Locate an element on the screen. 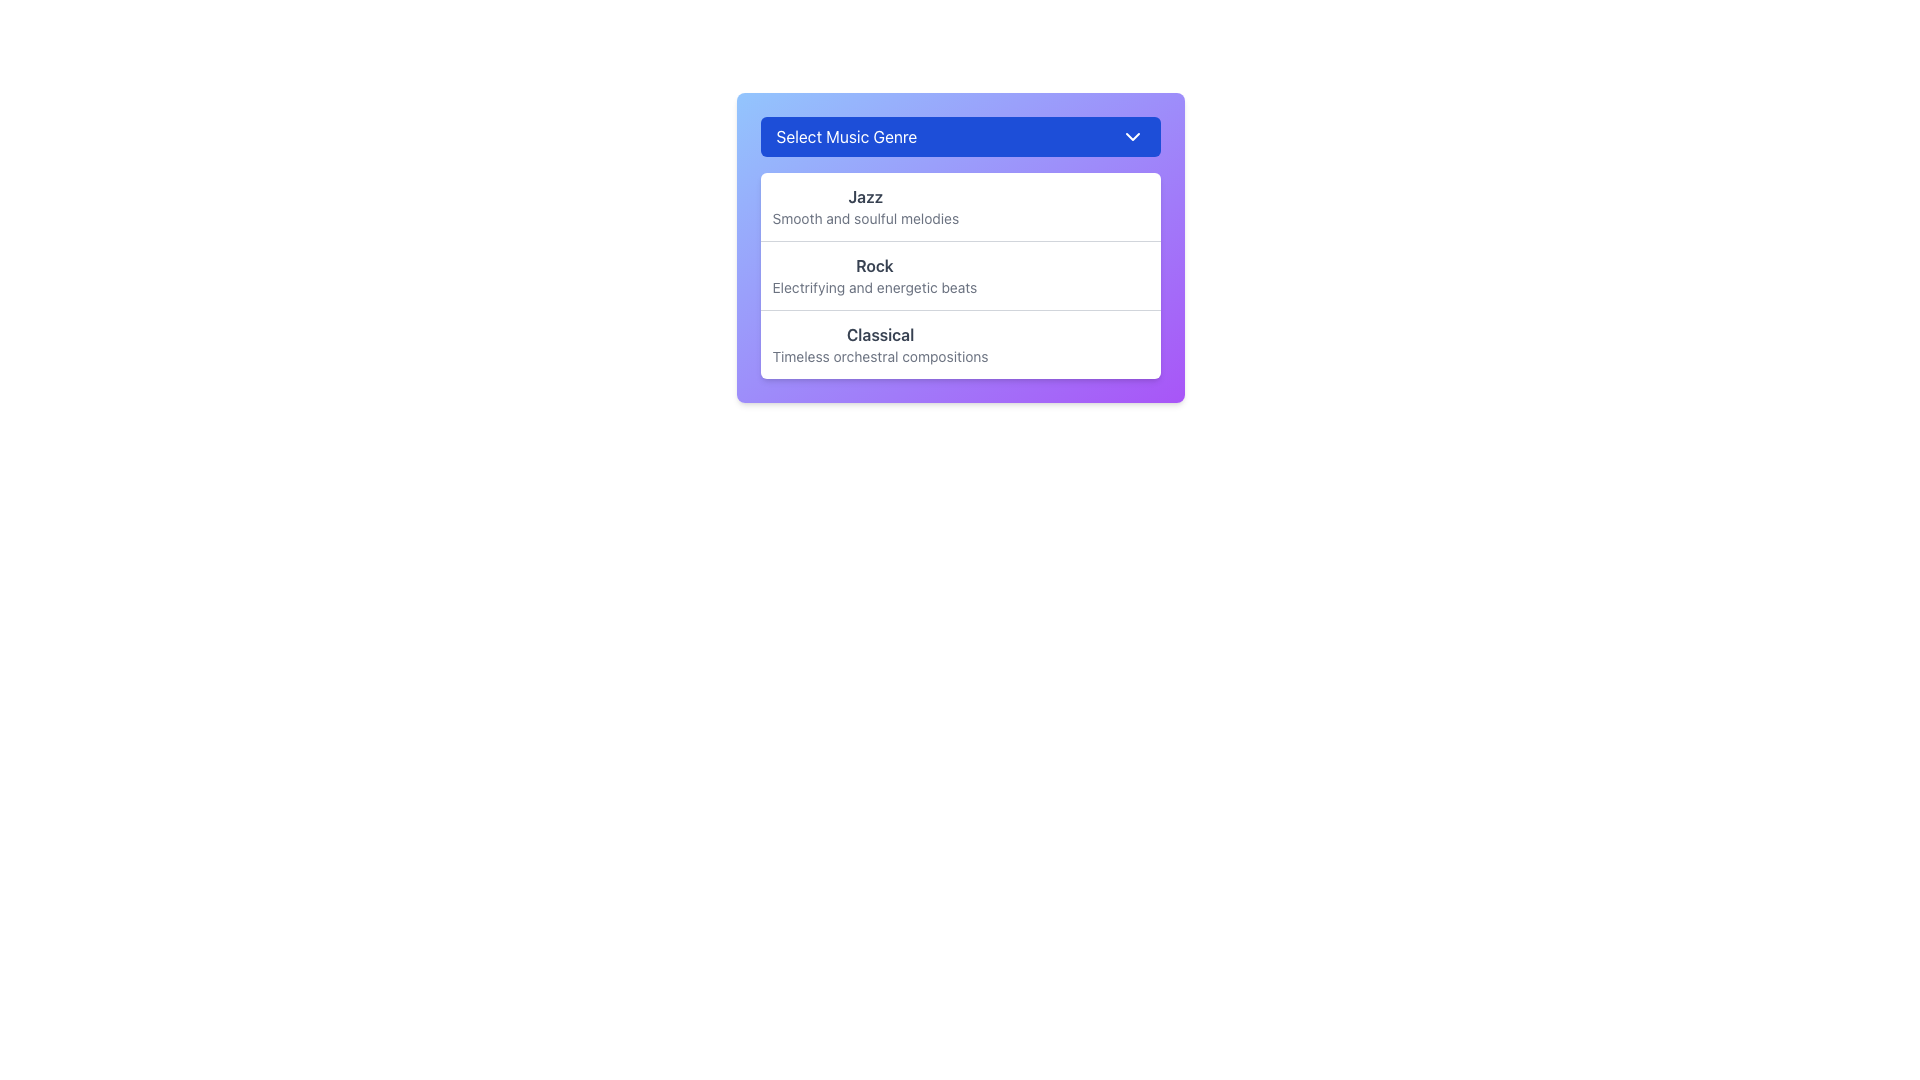  the text label that reads 'Smooth and soulful melodies' located under the 'Jazz' title in the dropdown menu is located at coordinates (865, 219).